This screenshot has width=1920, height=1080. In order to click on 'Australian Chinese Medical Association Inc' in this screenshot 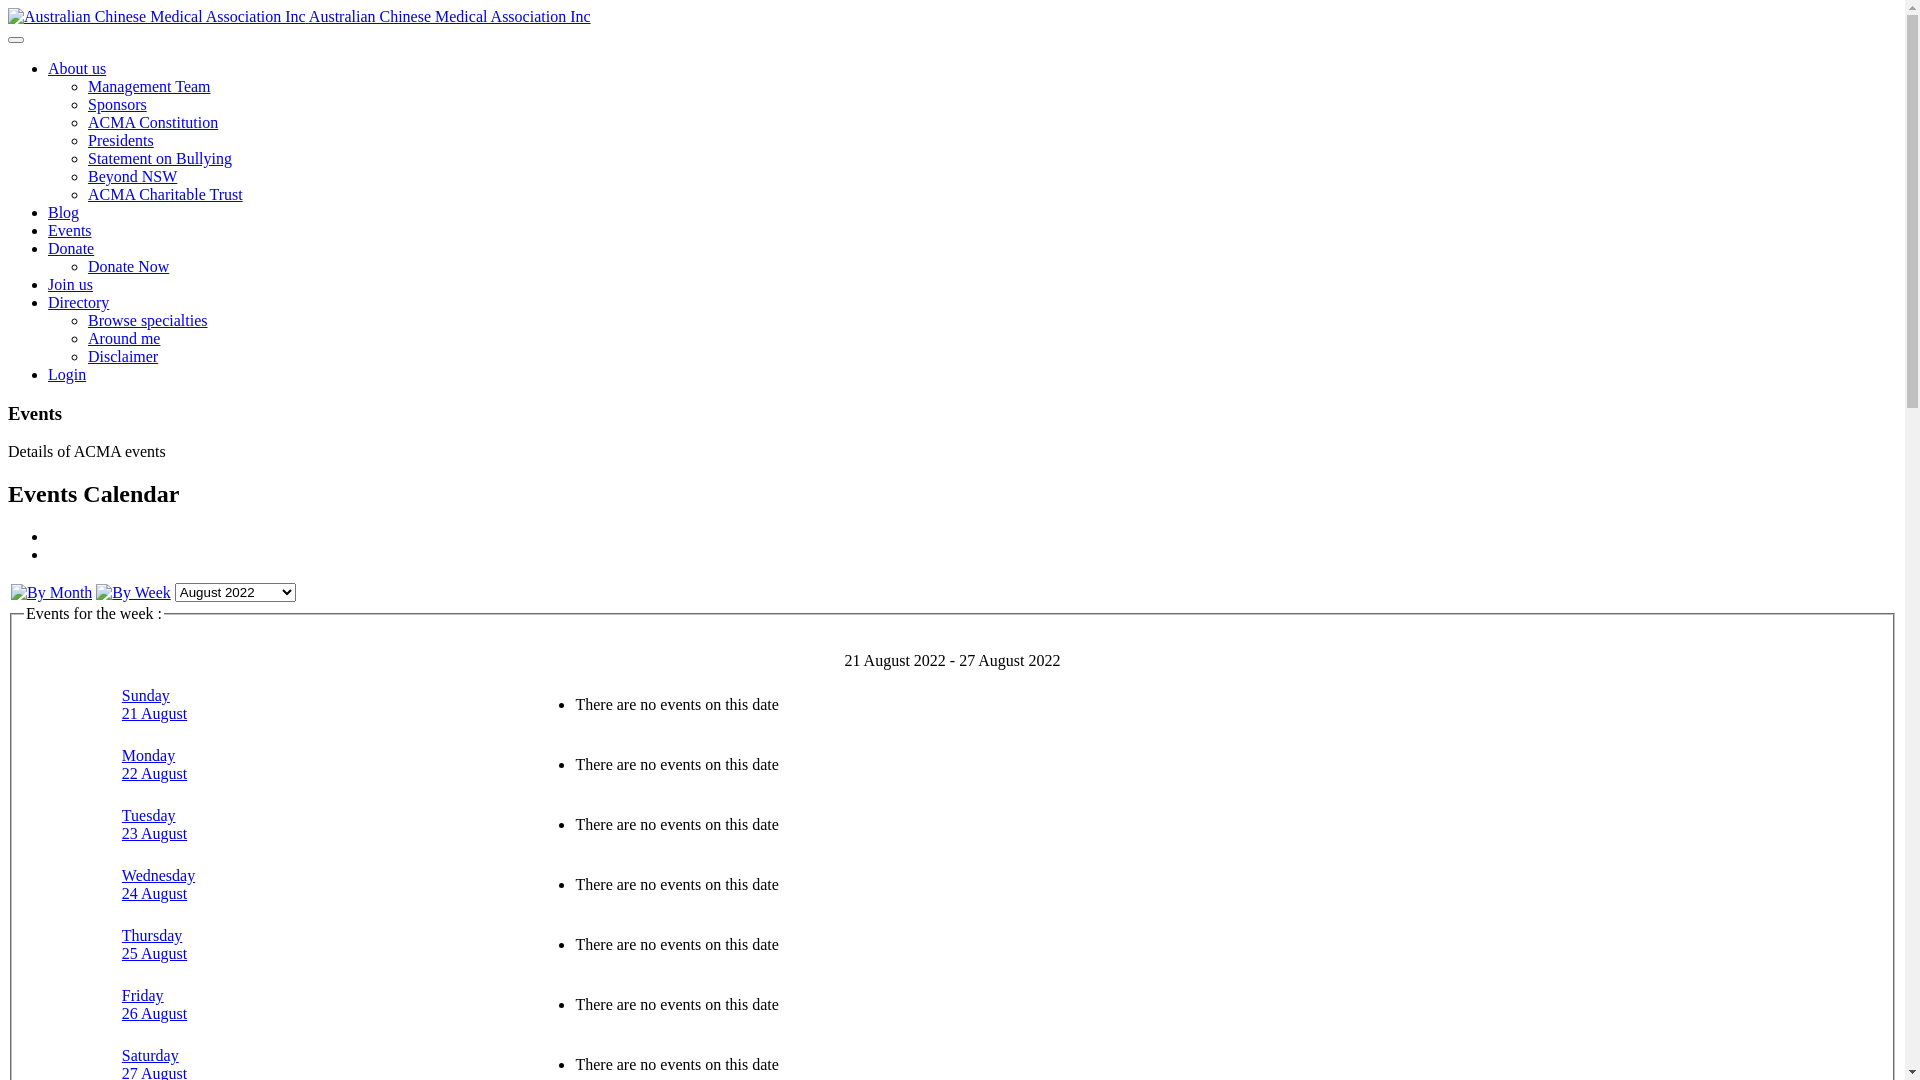, I will do `click(298, 16)`.